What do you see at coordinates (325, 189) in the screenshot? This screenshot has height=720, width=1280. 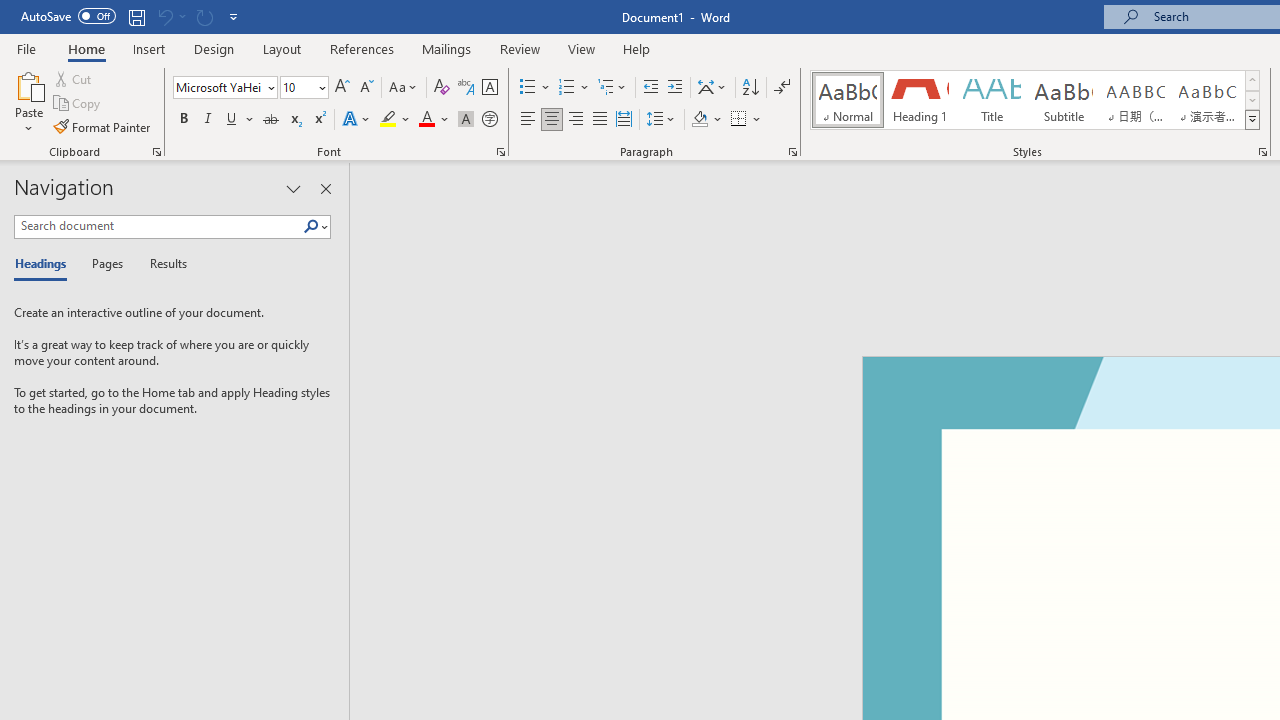 I see `'Close pane'` at bounding box center [325, 189].